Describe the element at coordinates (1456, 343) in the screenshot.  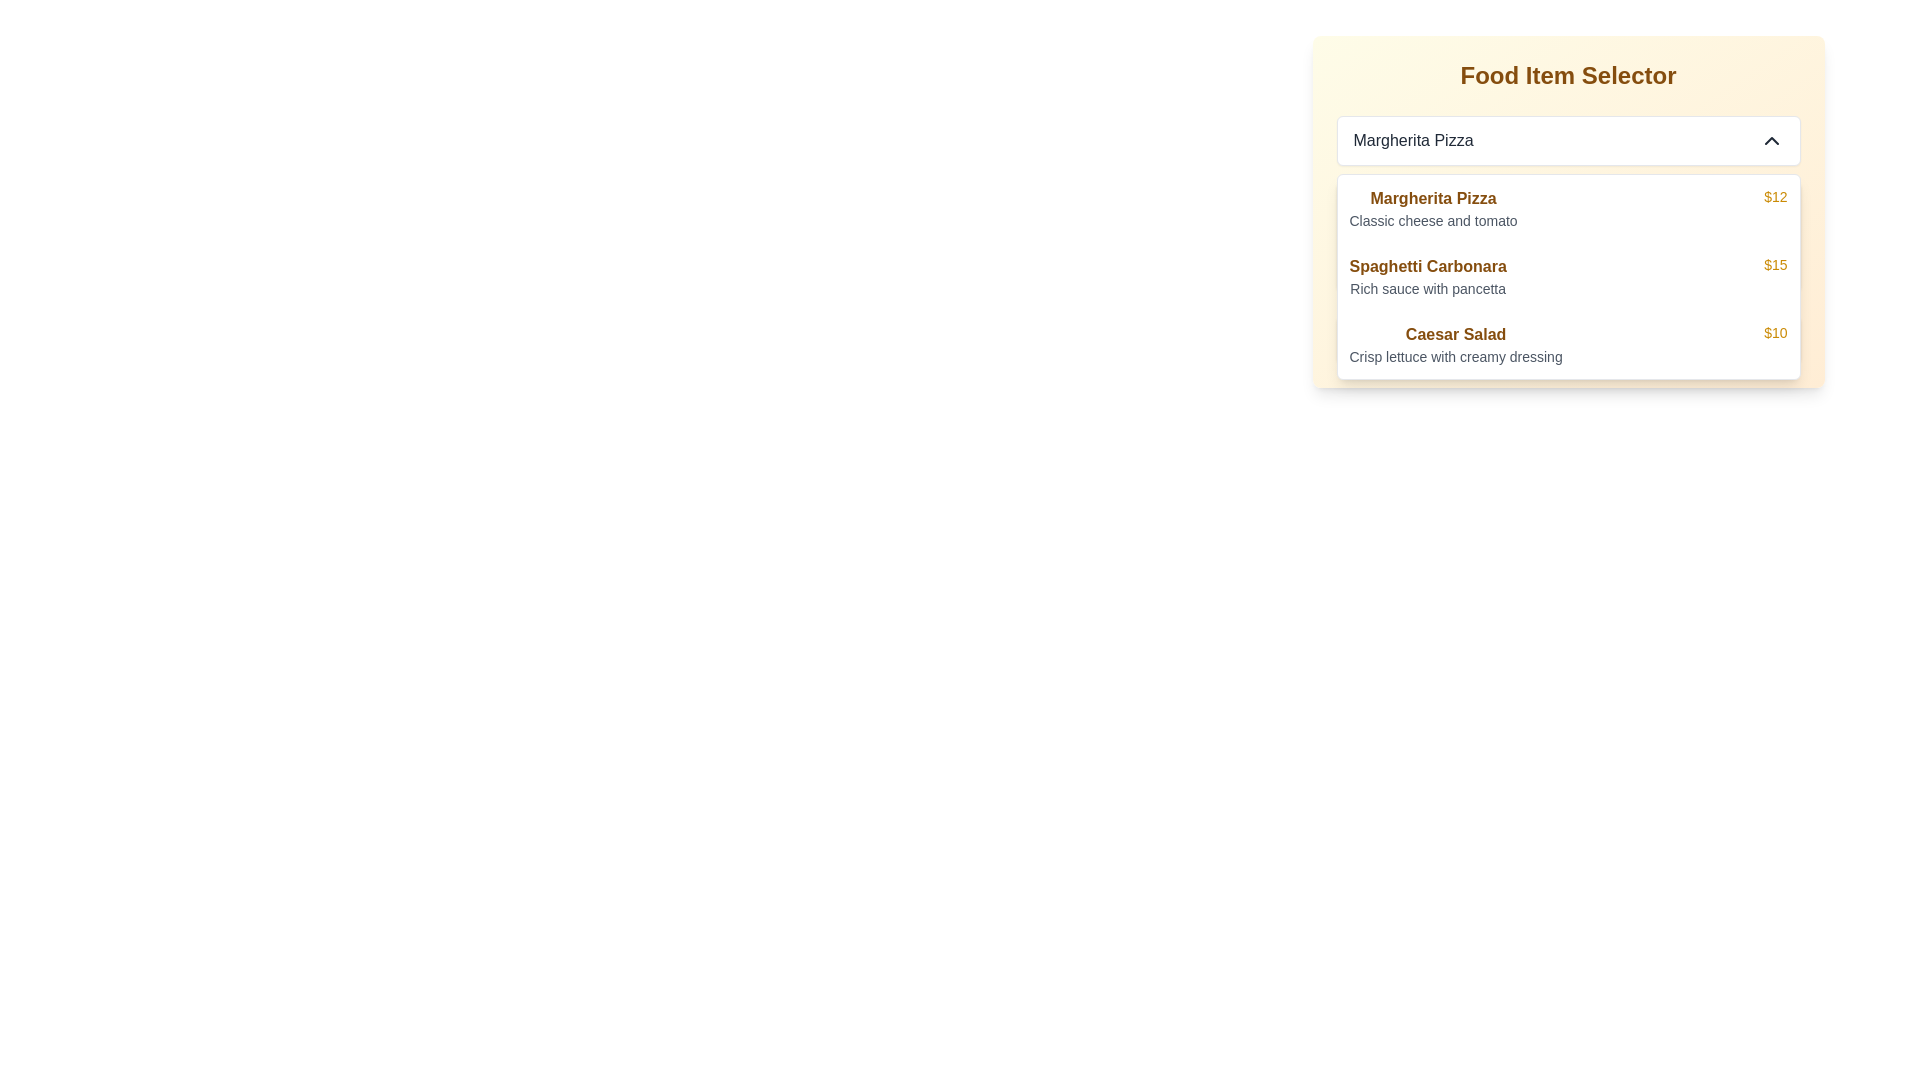
I see `the 'Caesar Salad' menu item` at that location.